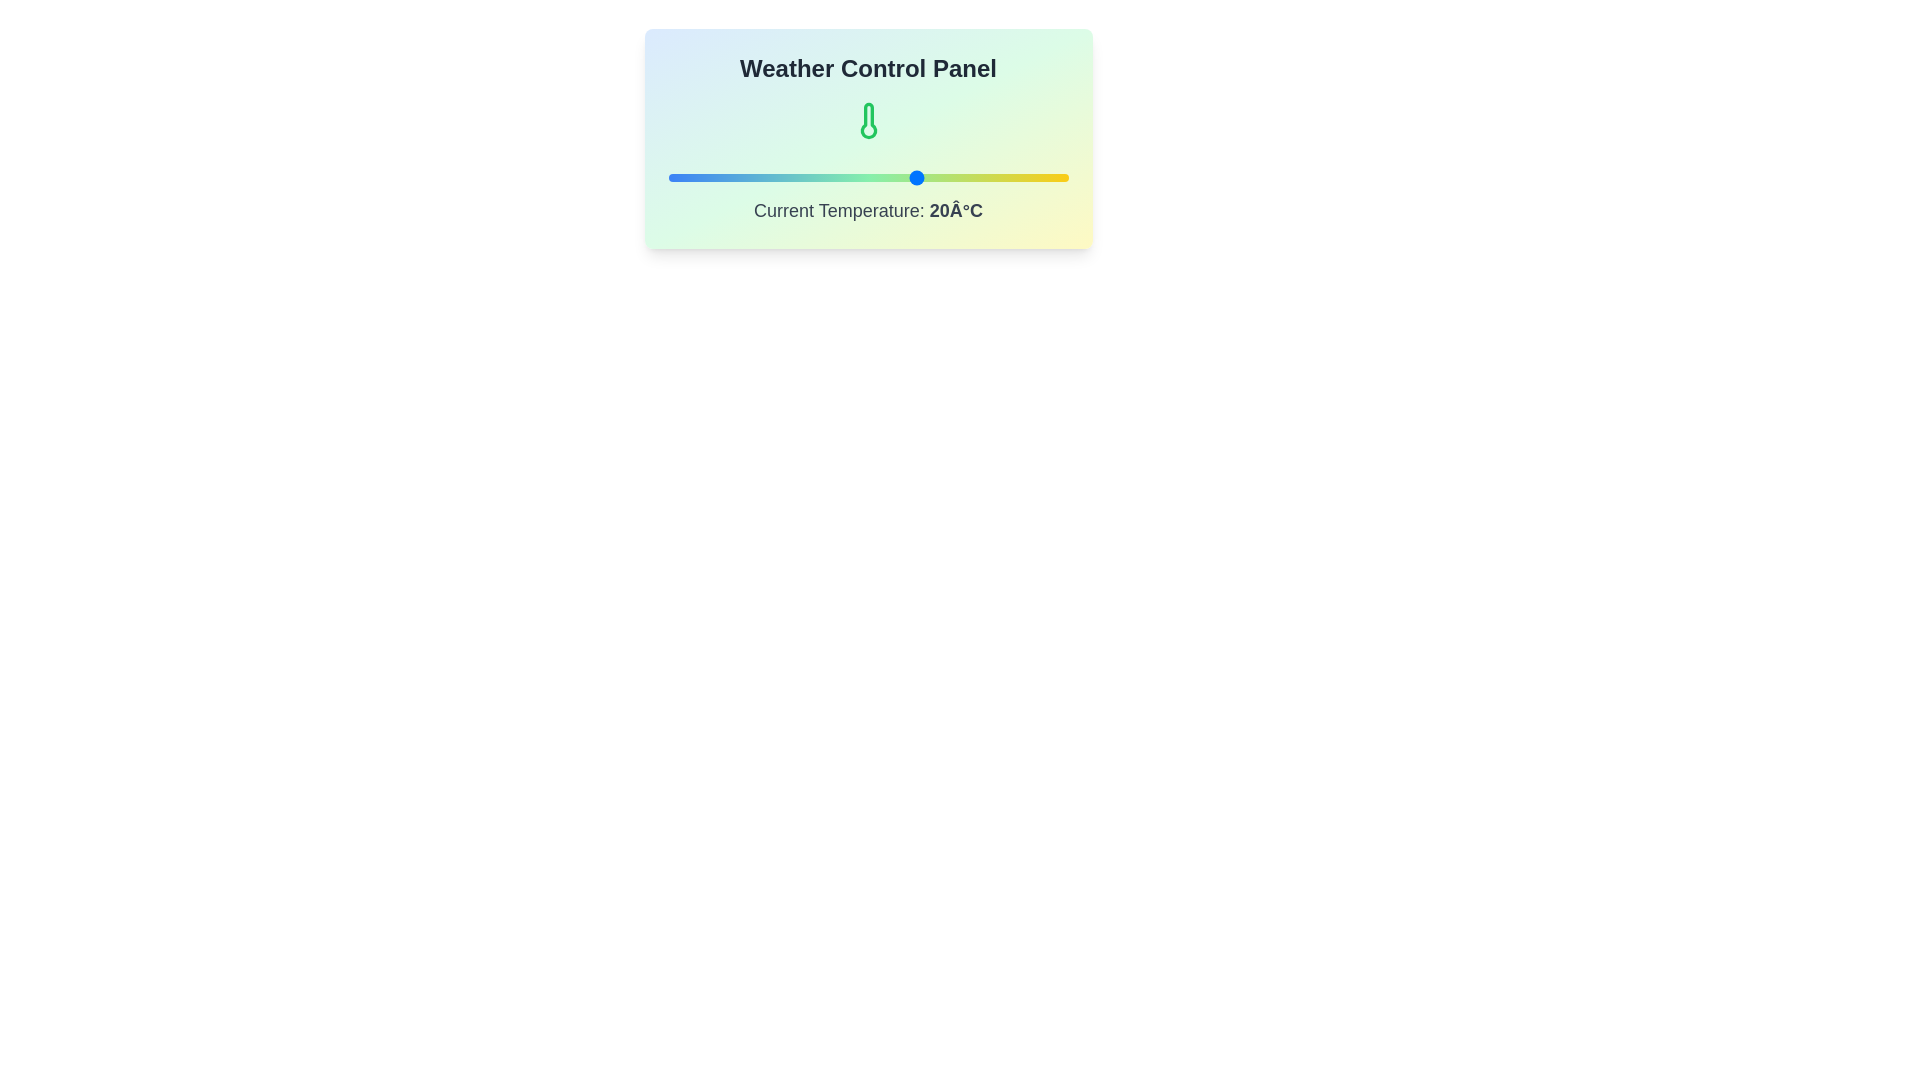 The width and height of the screenshot is (1920, 1080). I want to click on the temperature slider to 41°C to observe the icon change, so click(1023, 176).